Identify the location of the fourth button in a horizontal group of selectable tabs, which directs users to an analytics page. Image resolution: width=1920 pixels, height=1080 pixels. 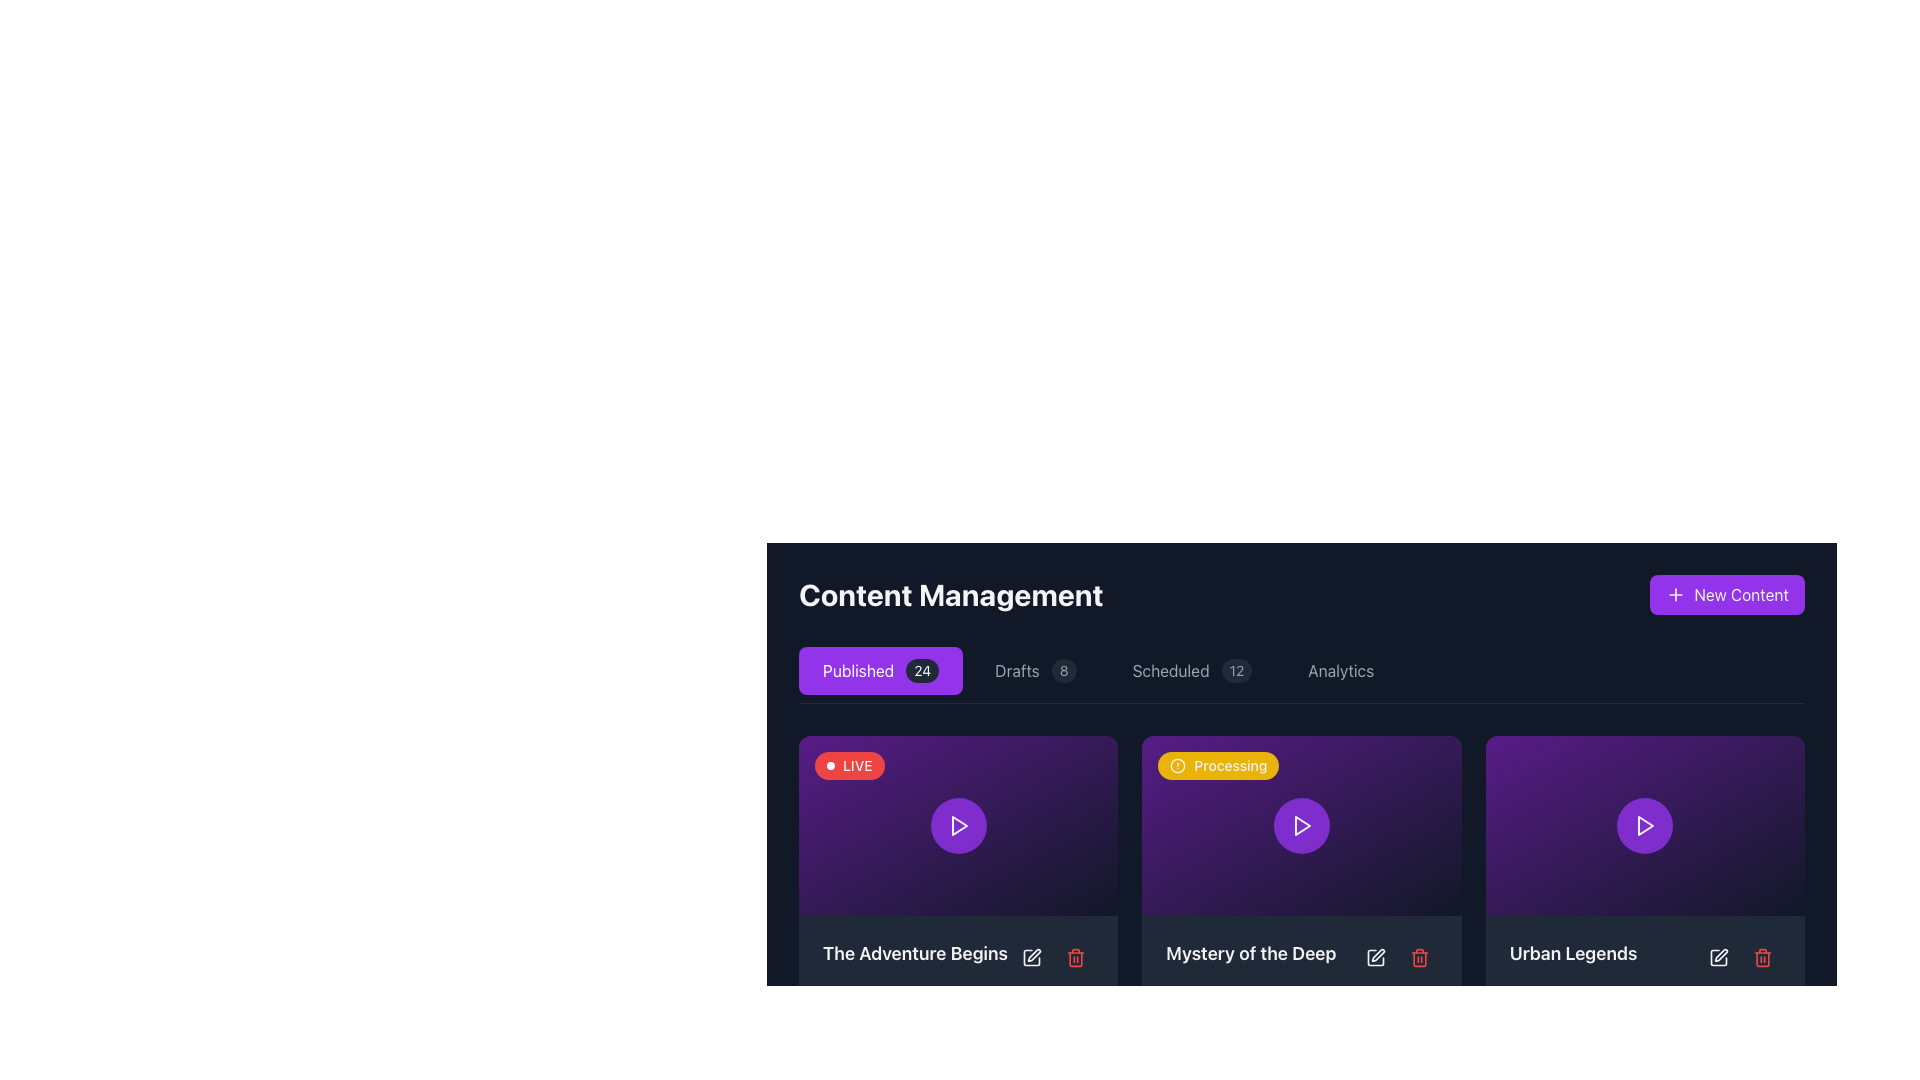
(1341, 671).